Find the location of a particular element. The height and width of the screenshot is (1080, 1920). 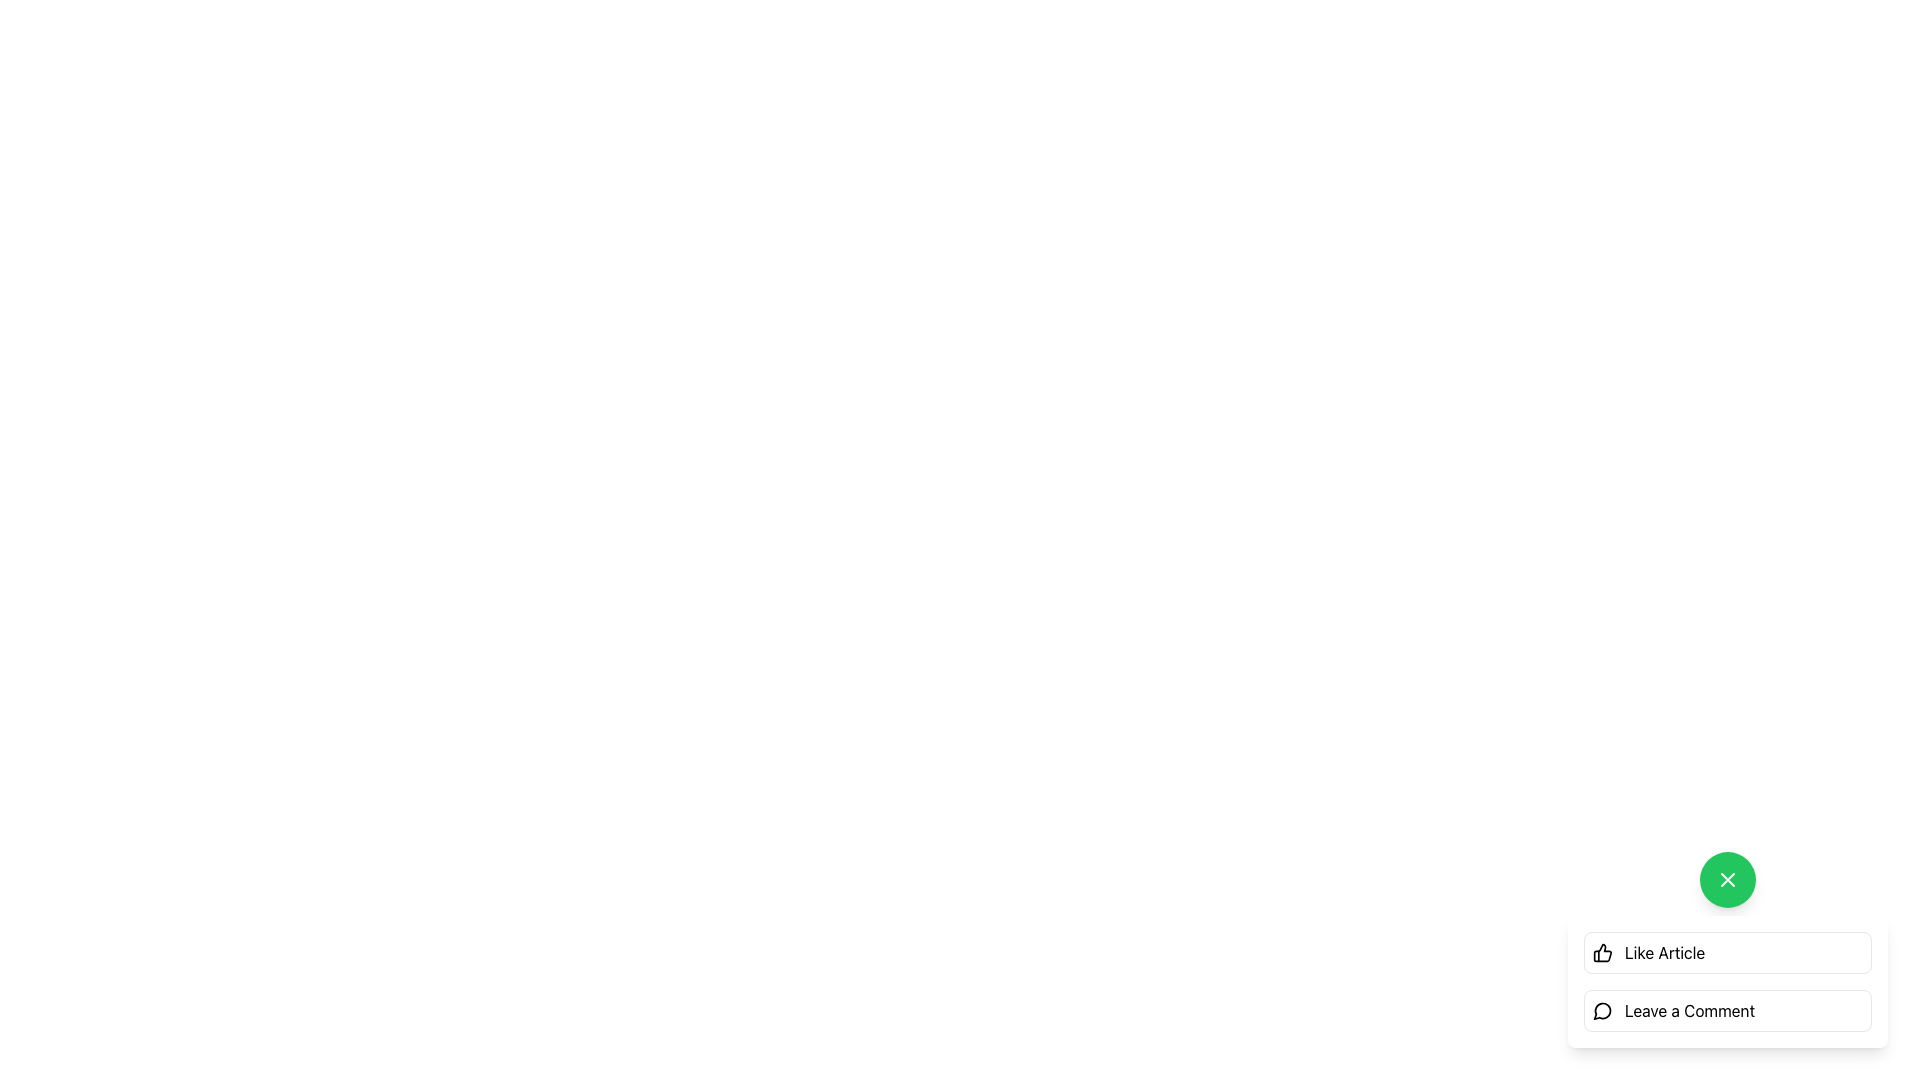

the 'Leave a Comment' button, which is a rectangular button with a comment bubble icon and a white background is located at coordinates (1727, 1010).